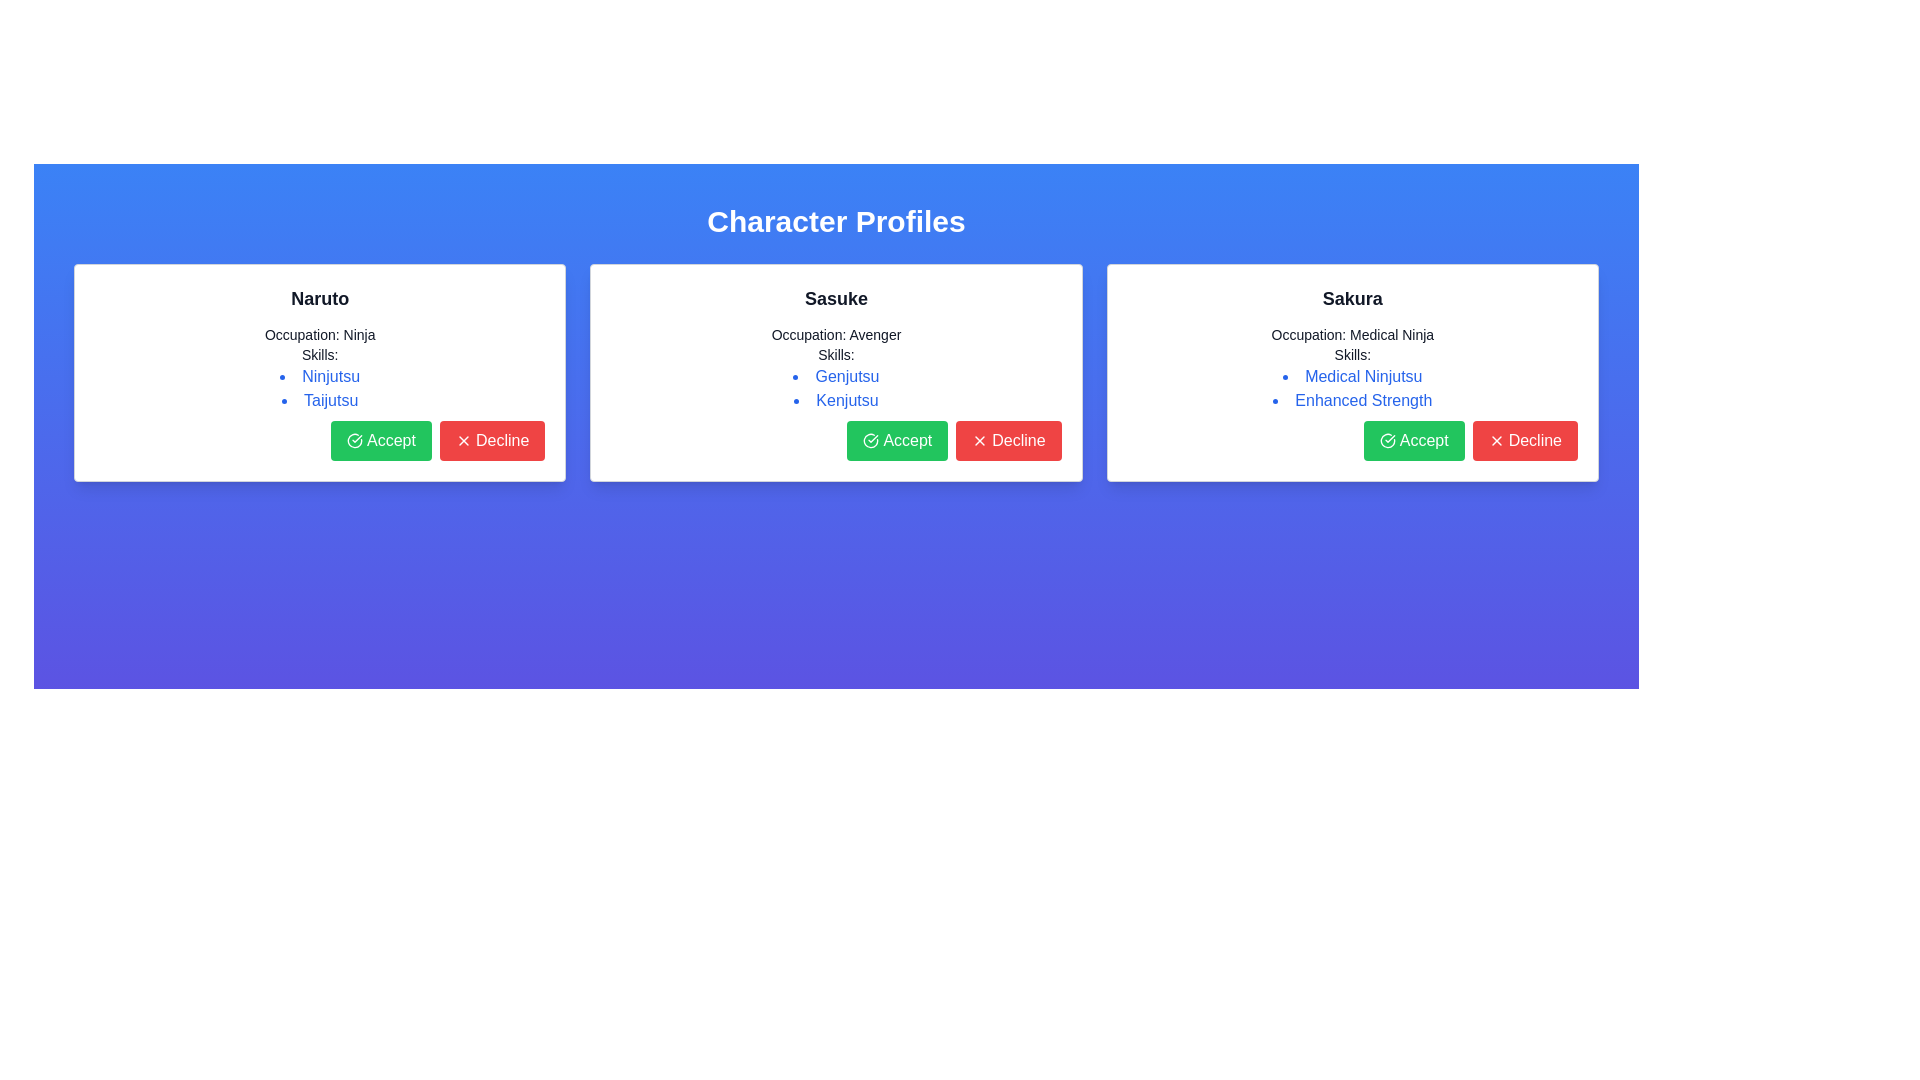 This screenshot has height=1080, width=1920. I want to click on the static Text label displaying the occupation of the character 'Sakura', located beneath the title in the third profile card from the left, so click(1352, 334).